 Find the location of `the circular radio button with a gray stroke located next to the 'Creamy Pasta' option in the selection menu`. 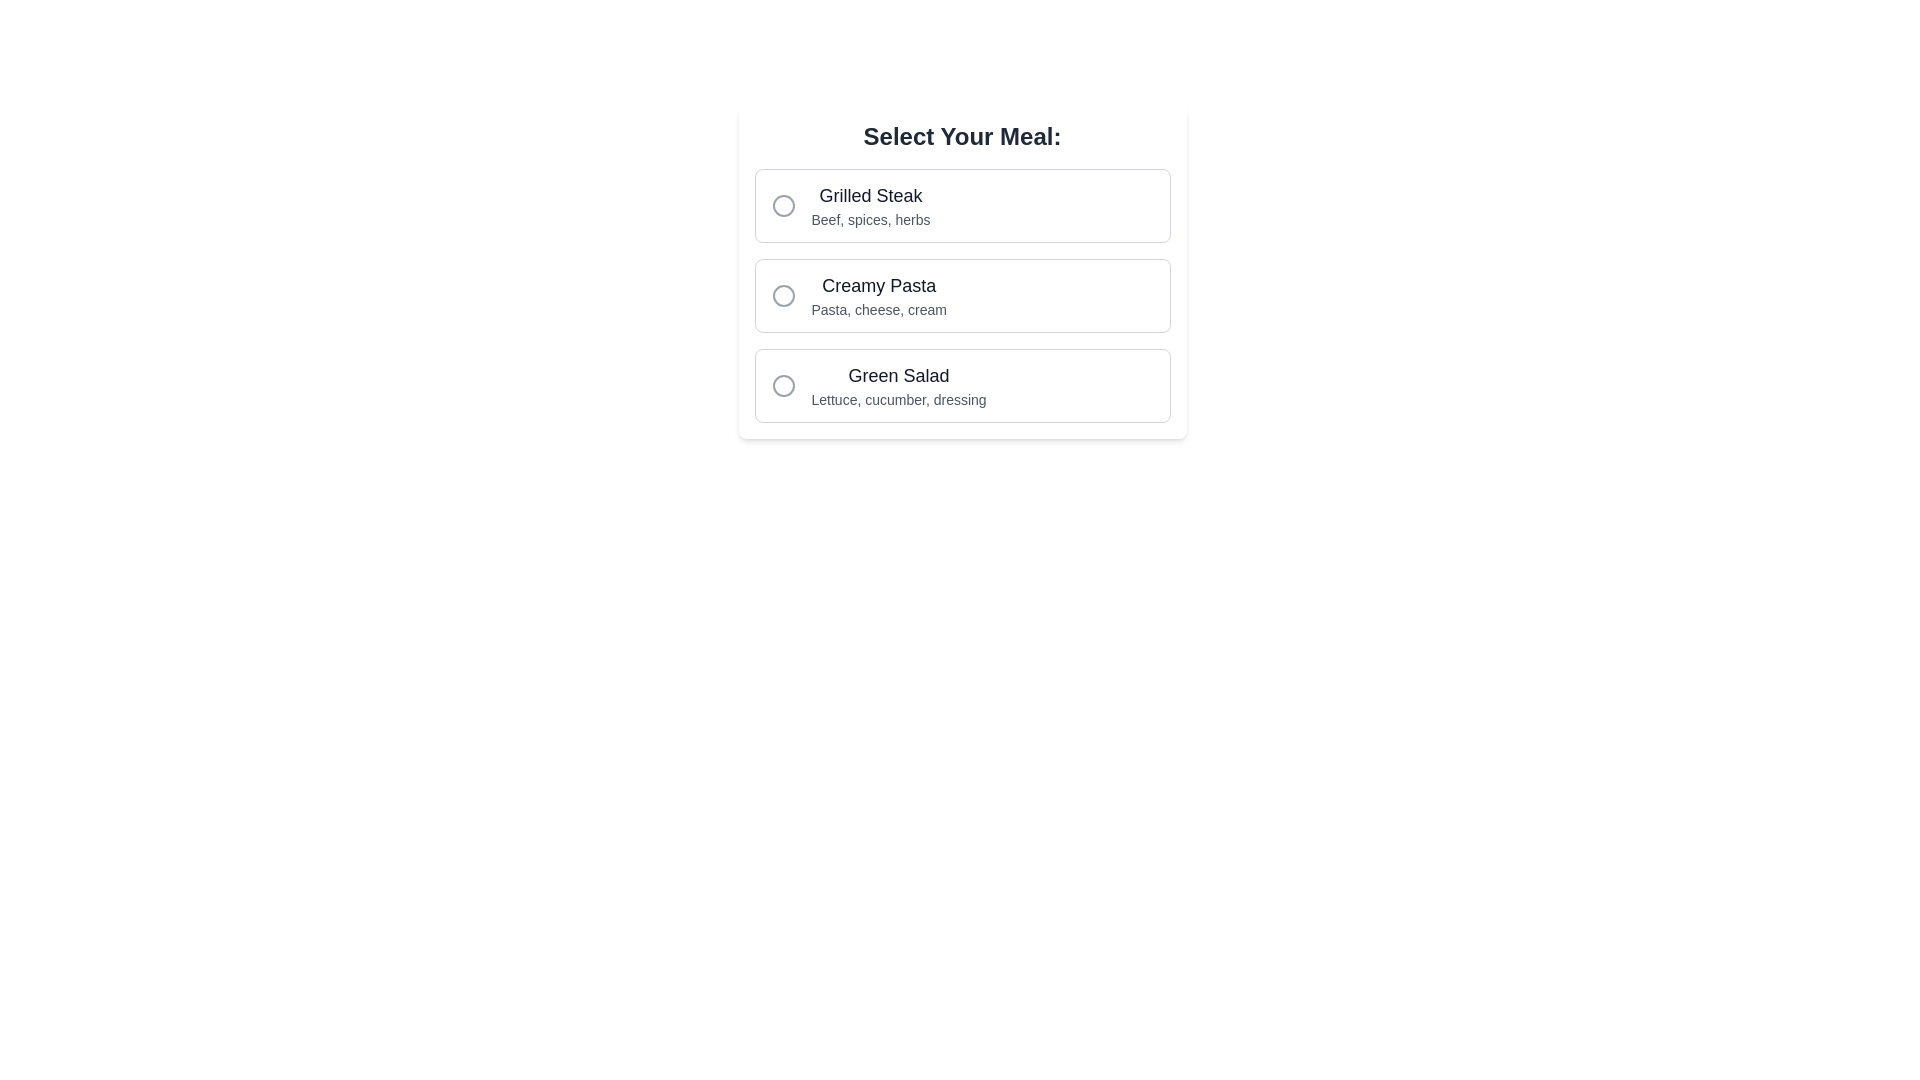

the circular radio button with a gray stroke located next to the 'Creamy Pasta' option in the selection menu is located at coordinates (782, 296).